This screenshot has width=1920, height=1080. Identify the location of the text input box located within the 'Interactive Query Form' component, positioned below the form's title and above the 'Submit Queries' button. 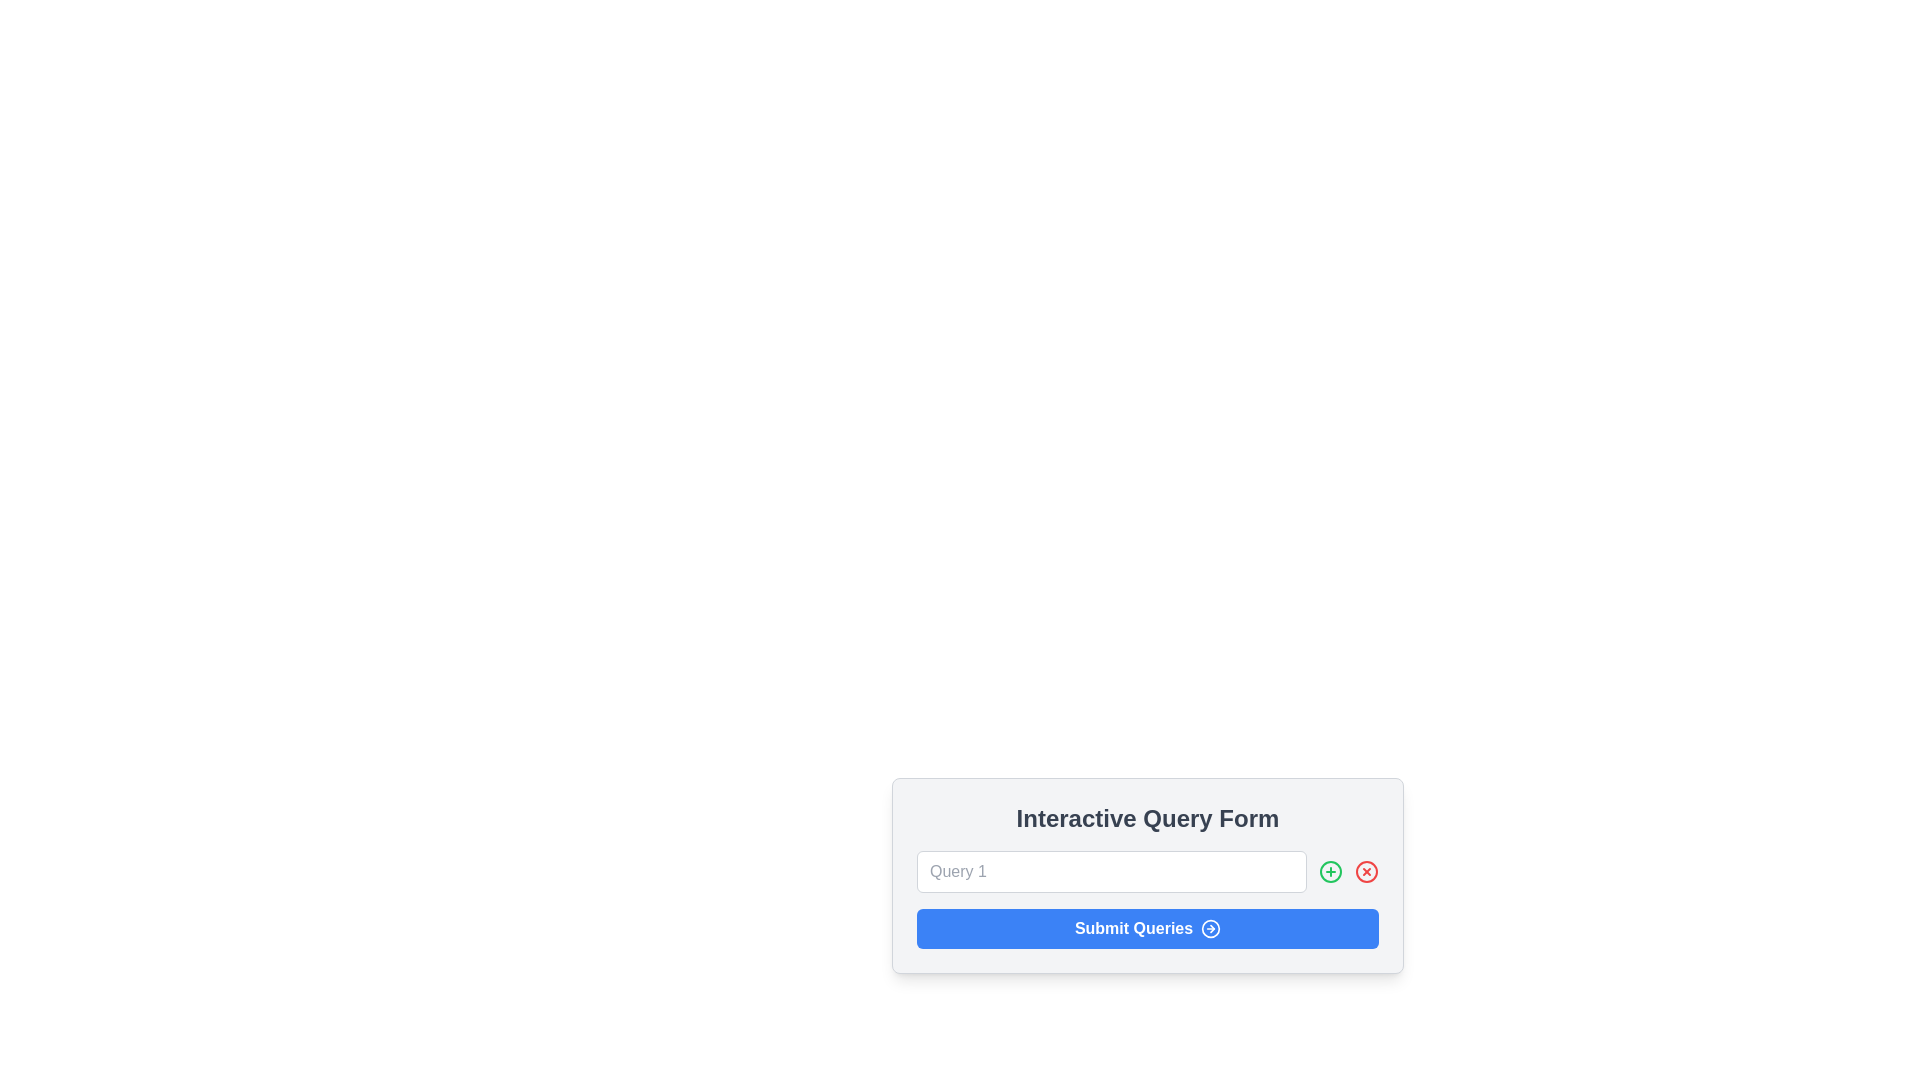
(1147, 870).